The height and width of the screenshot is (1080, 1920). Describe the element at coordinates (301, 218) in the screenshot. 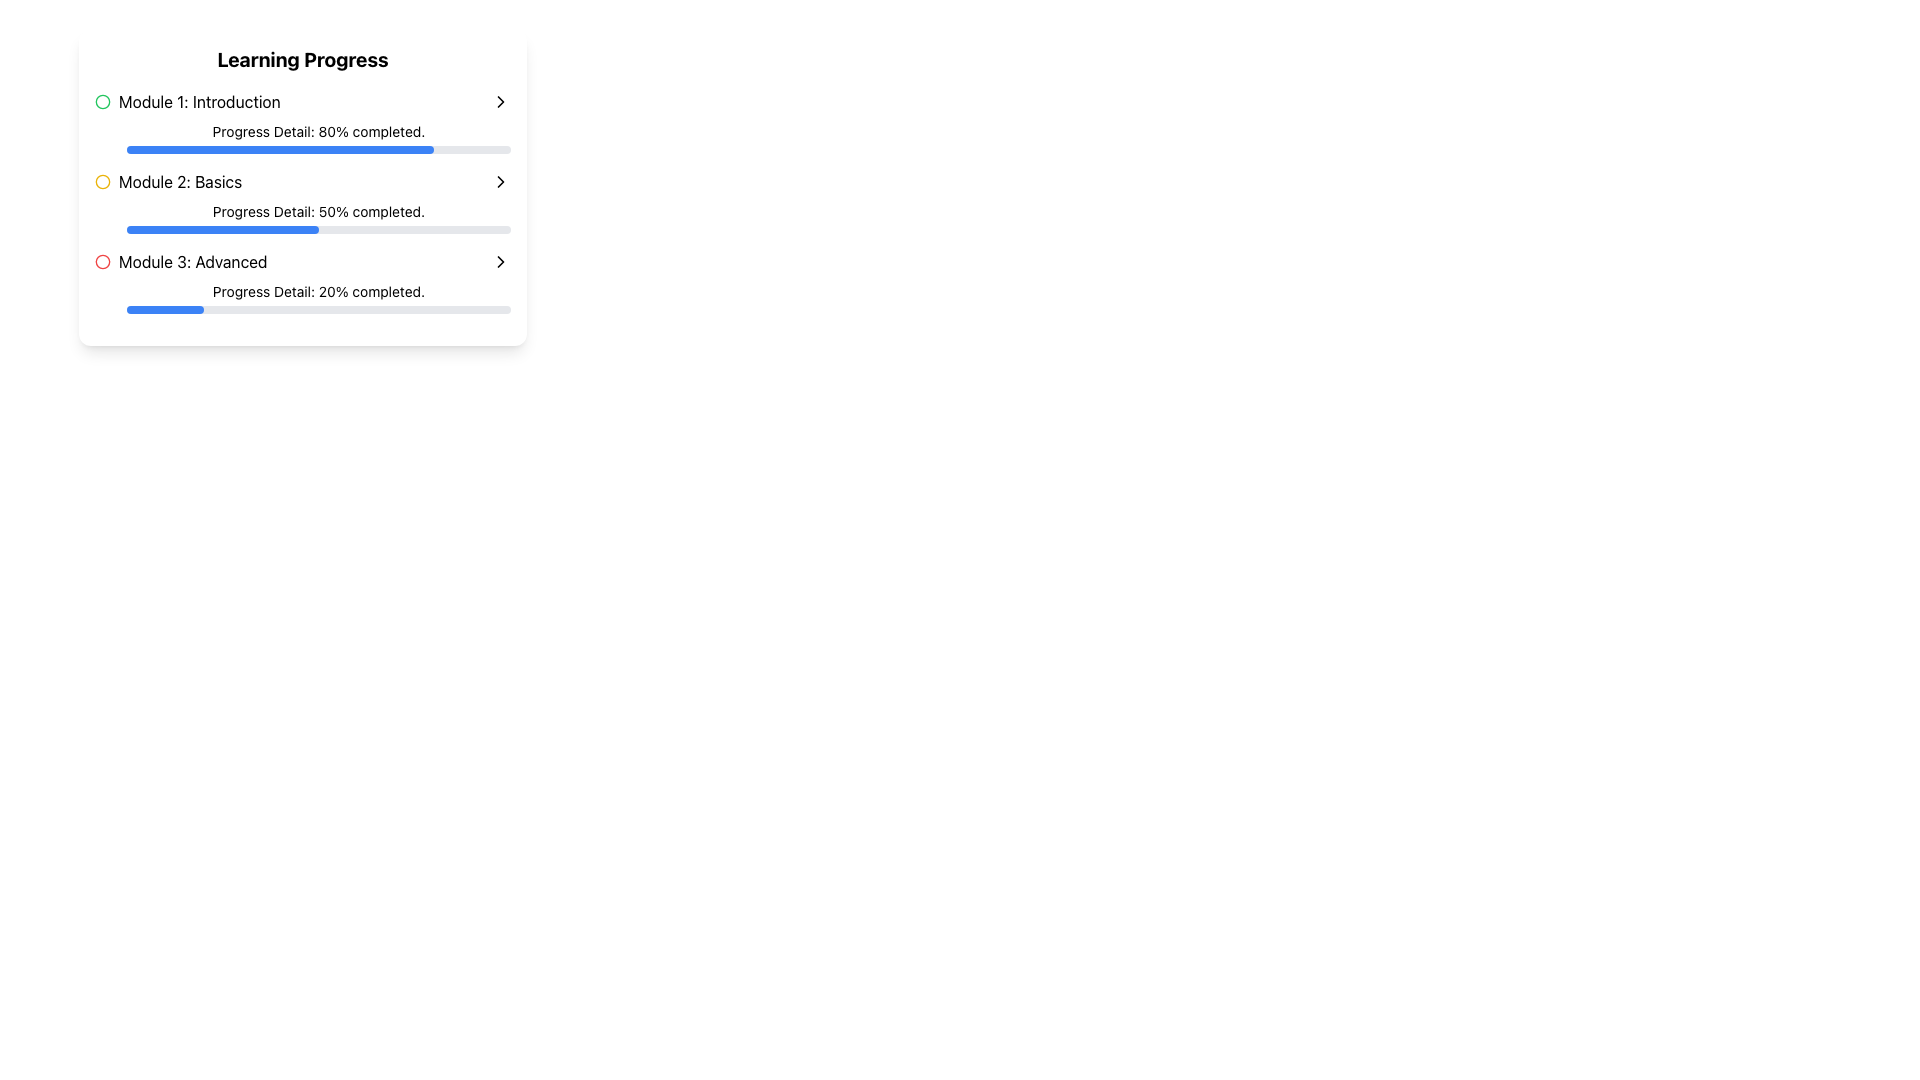

I see `progress text '50% completed' from the progress bar UI element located under 'Module 2: Basics' in the second row of the learning progress sections` at that location.